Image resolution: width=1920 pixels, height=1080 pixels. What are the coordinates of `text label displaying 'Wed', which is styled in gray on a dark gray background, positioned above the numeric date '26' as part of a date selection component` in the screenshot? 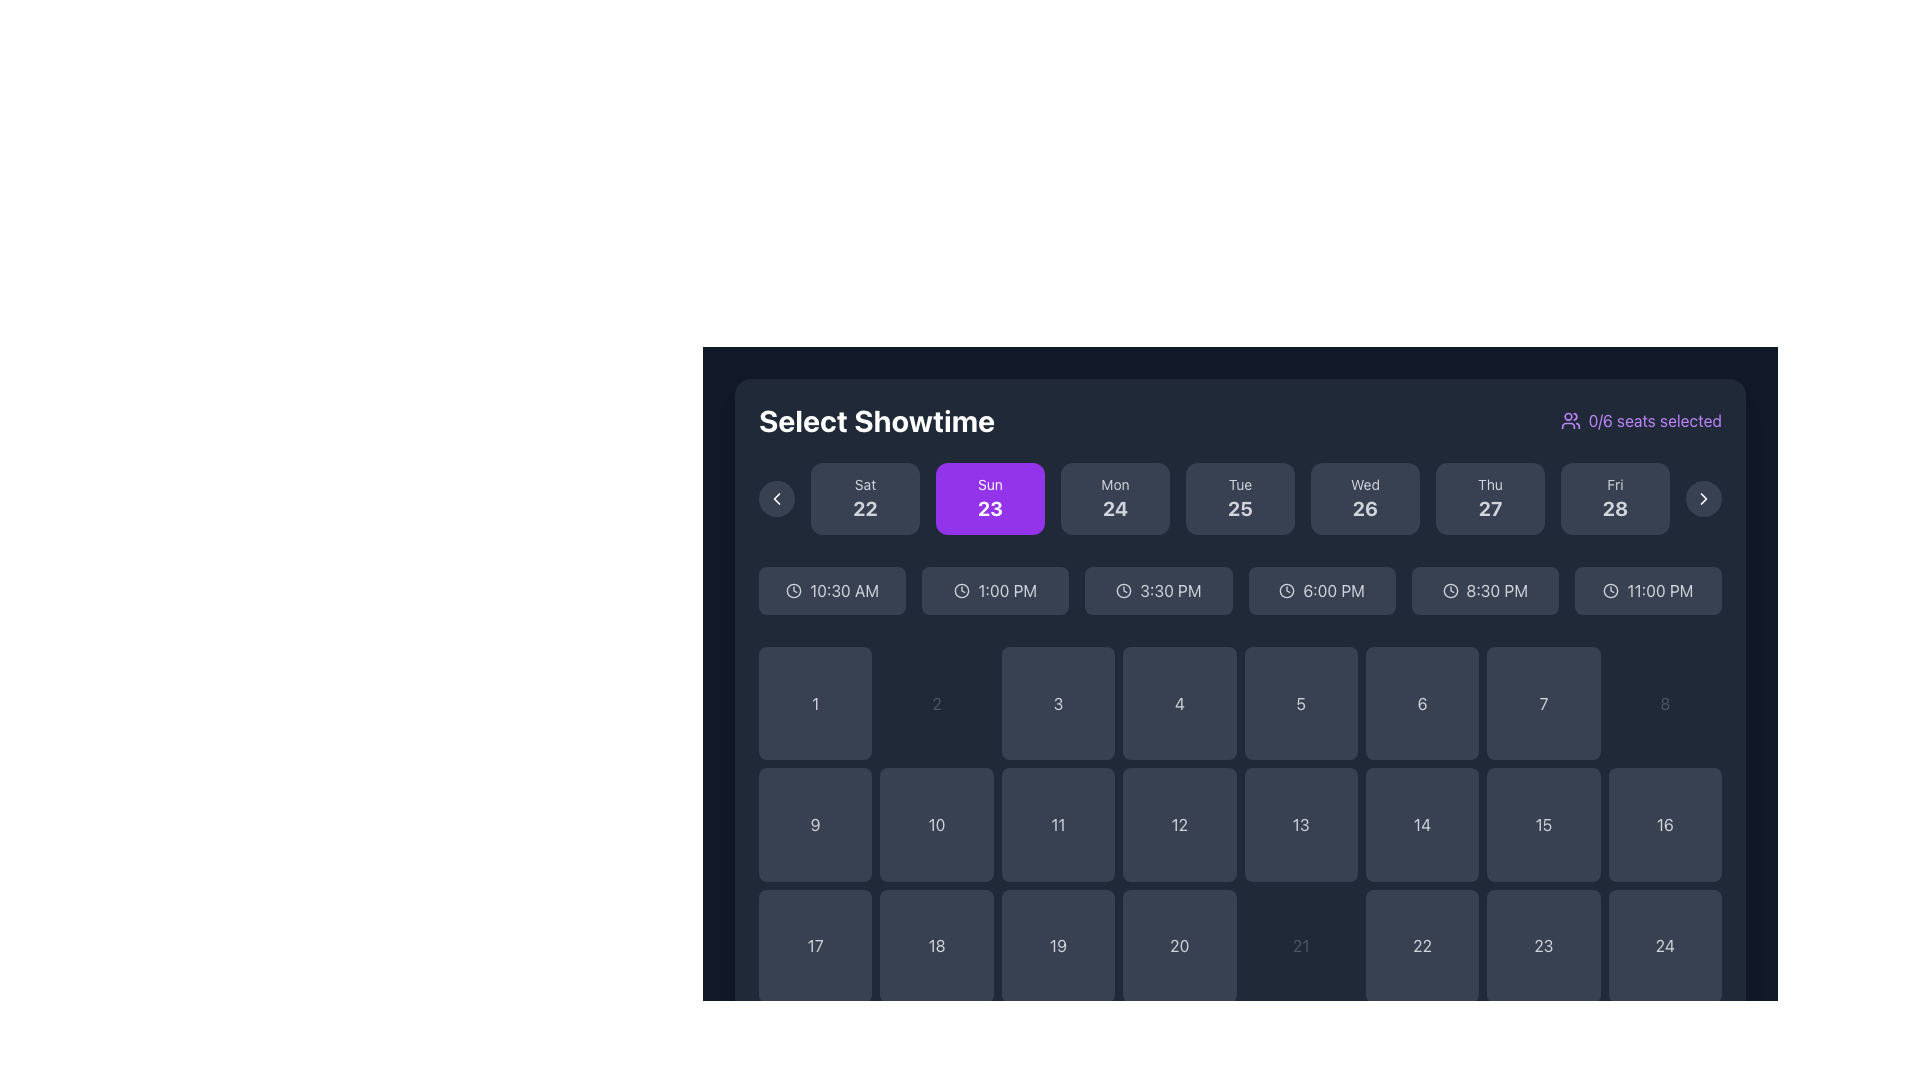 It's located at (1364, 485).